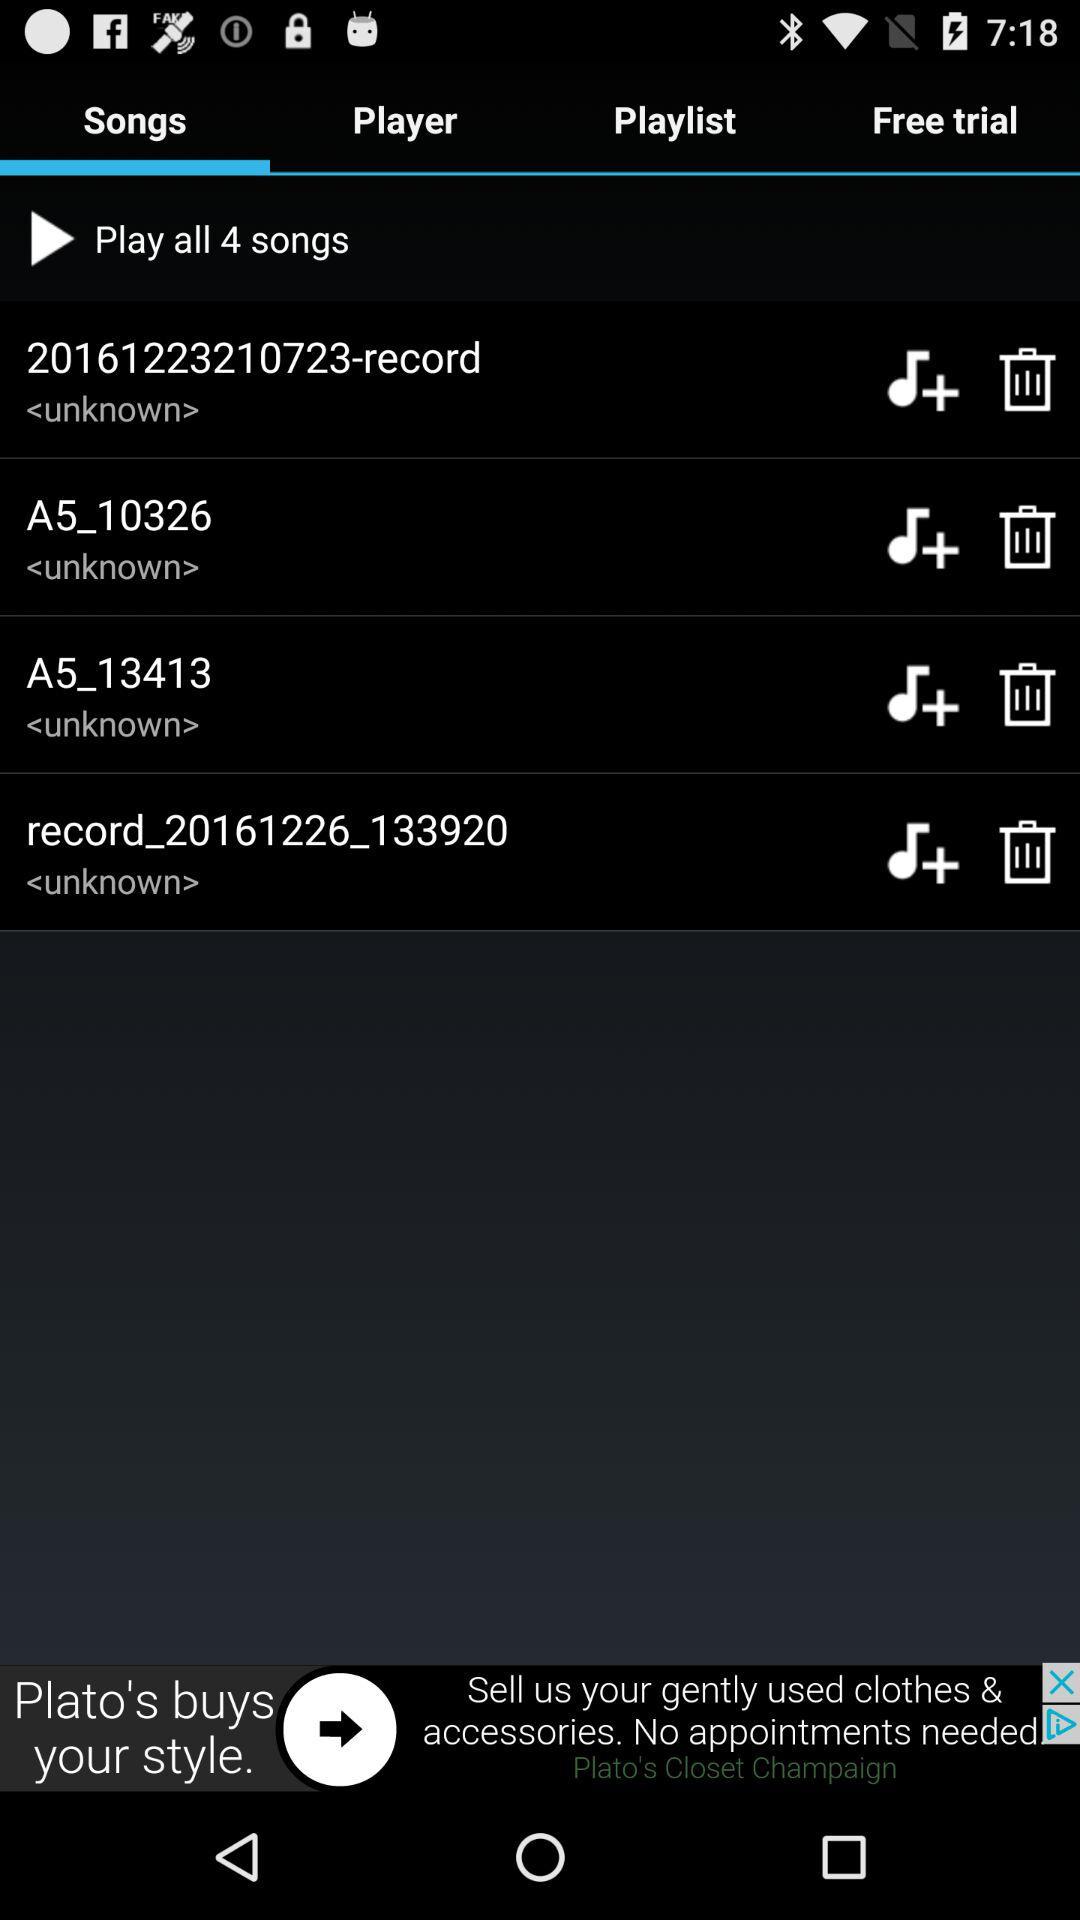  Describe the element at coordinates (922, 537) in the screenshot. I see `music` at that location.